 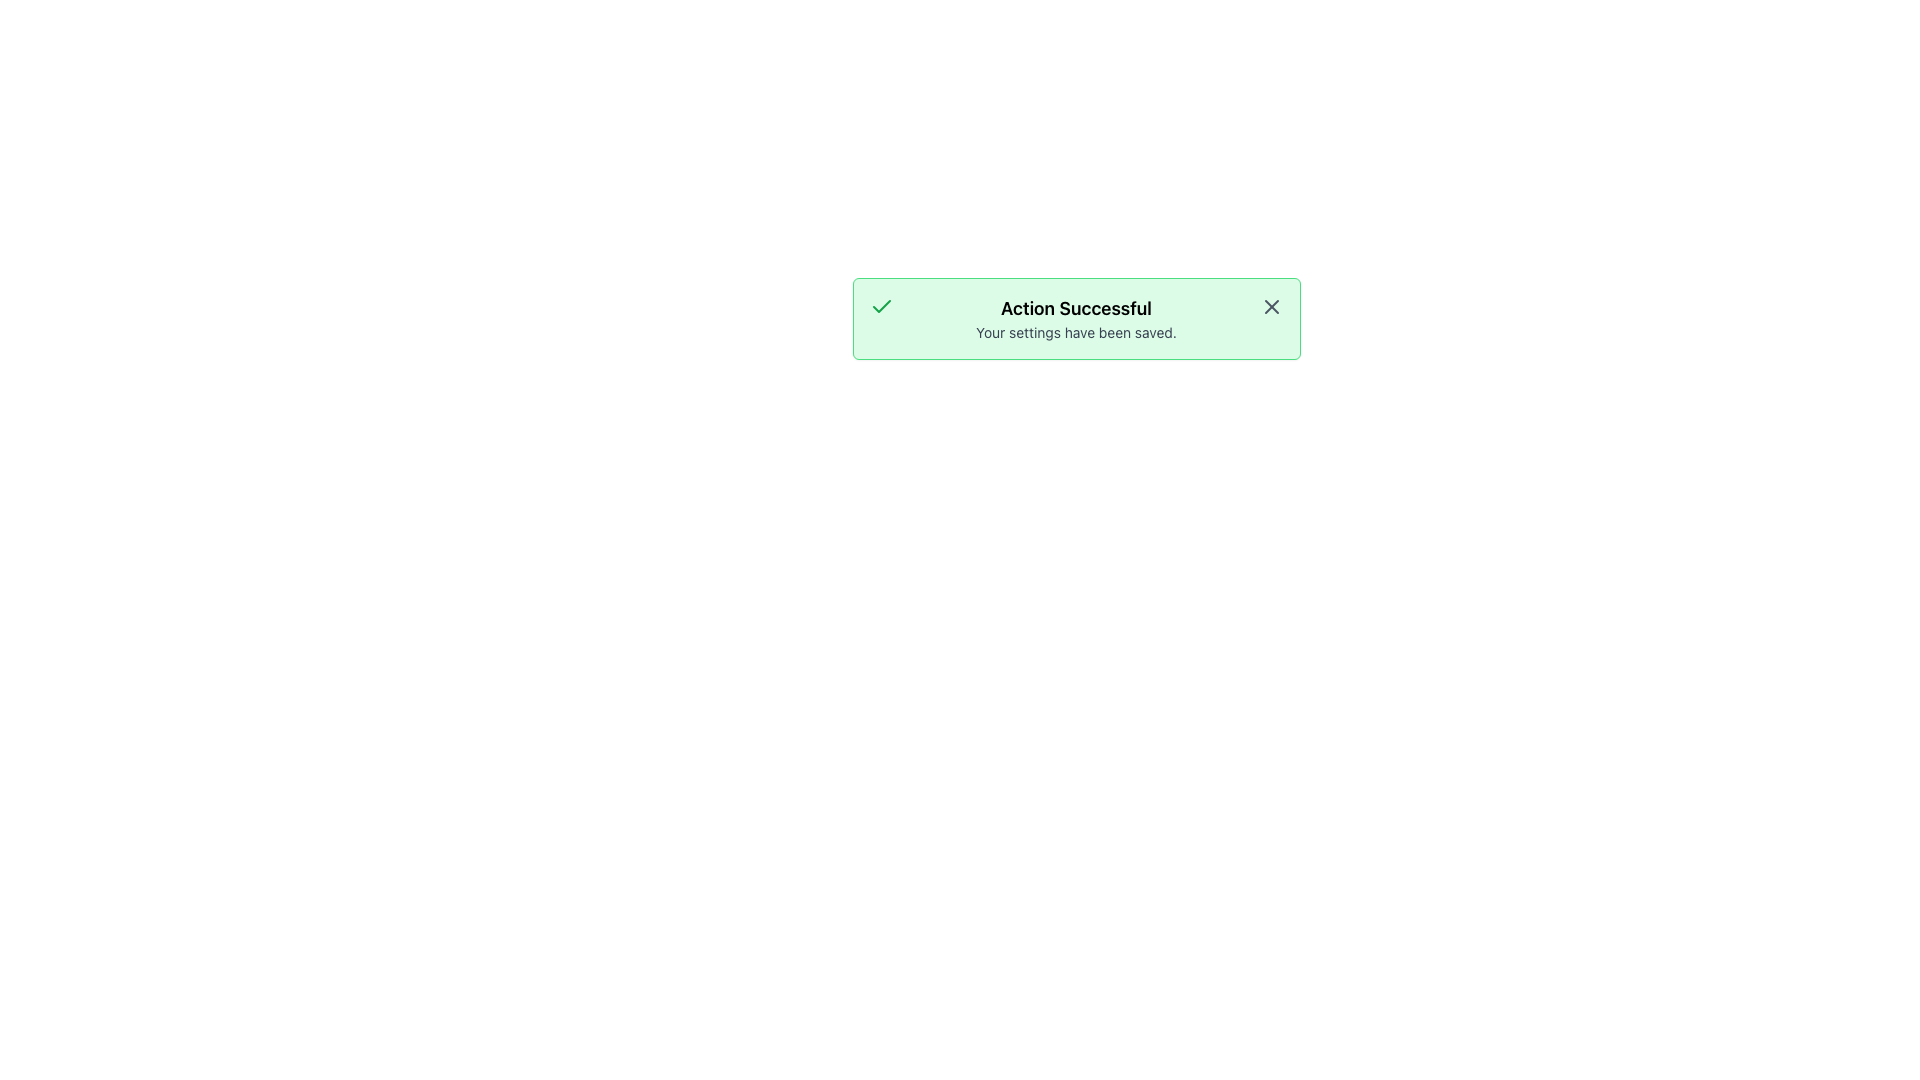 I want to click on message displayed in the notification box with a light green background, containing 'Action Successful' and 'Your settings have been saved.', so click(x=1075, y=318).